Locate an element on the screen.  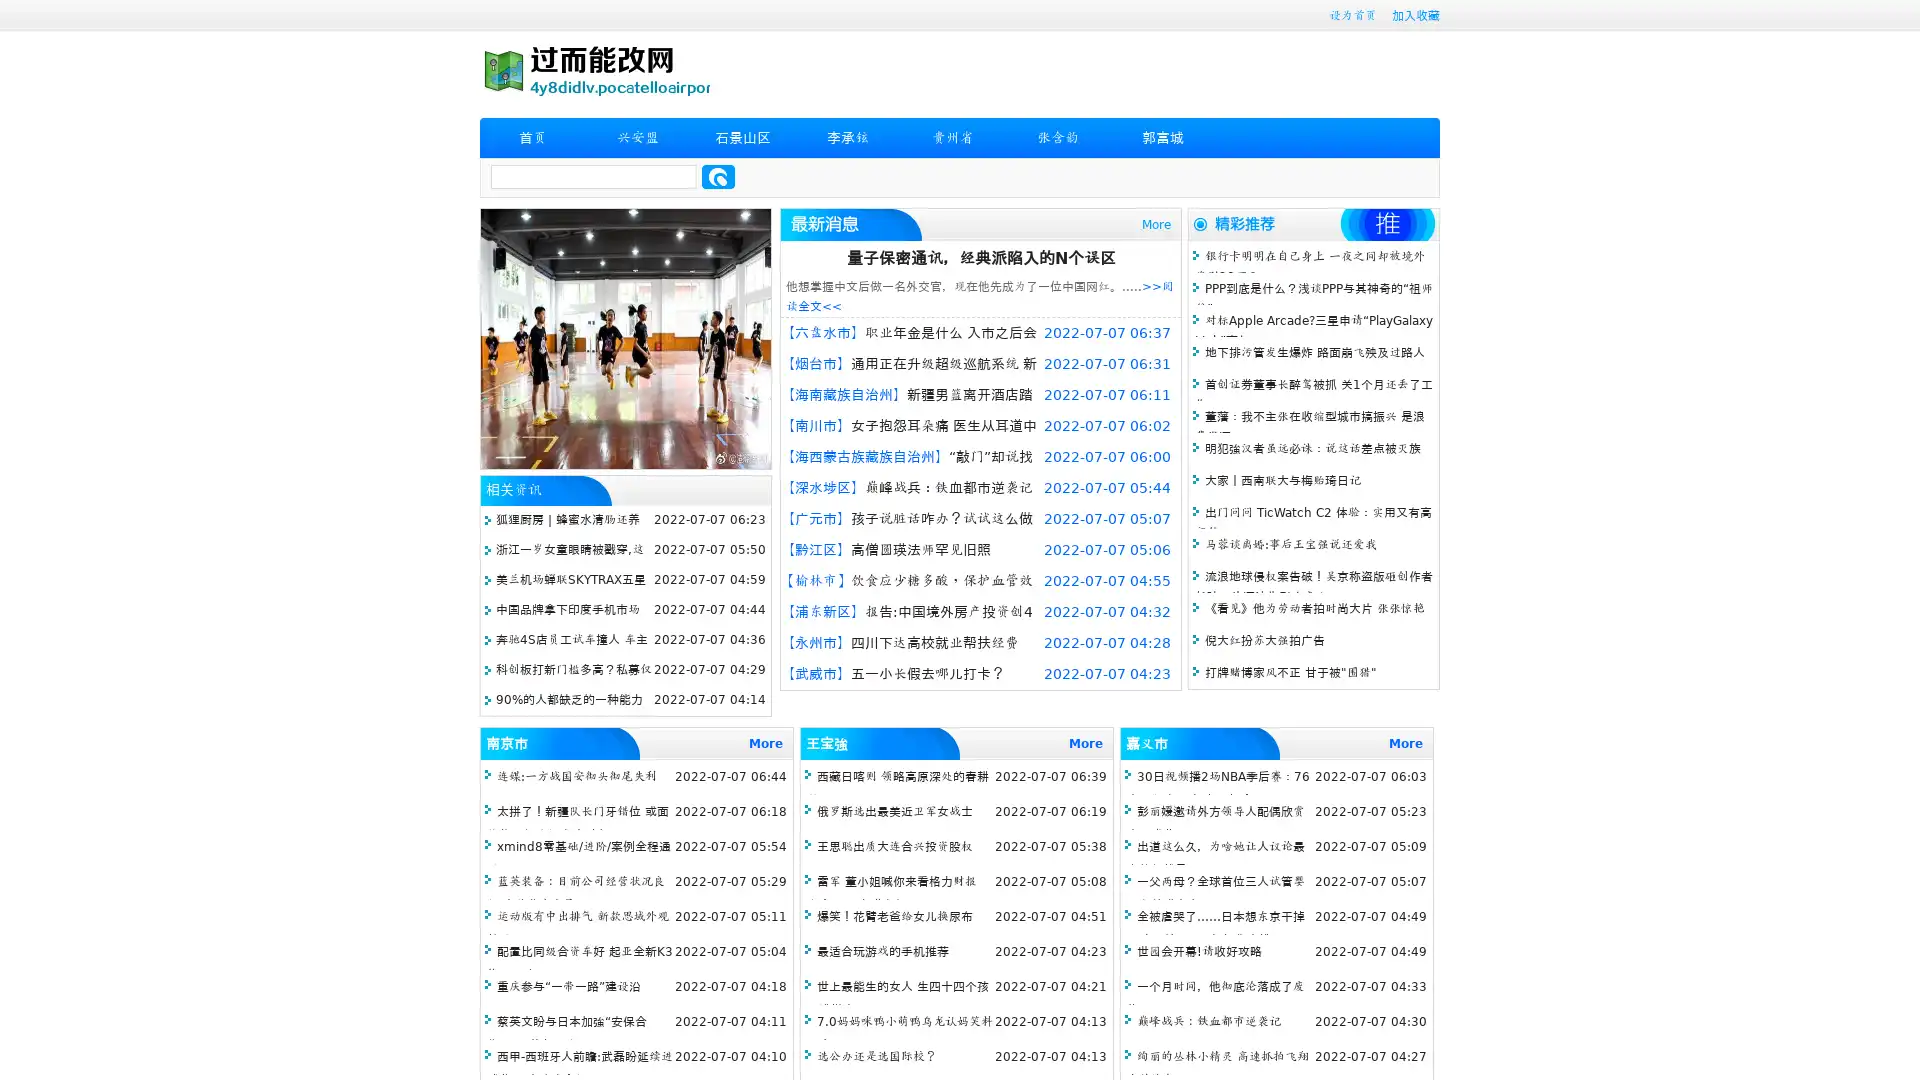
Search is located at coordinates (718, 176).